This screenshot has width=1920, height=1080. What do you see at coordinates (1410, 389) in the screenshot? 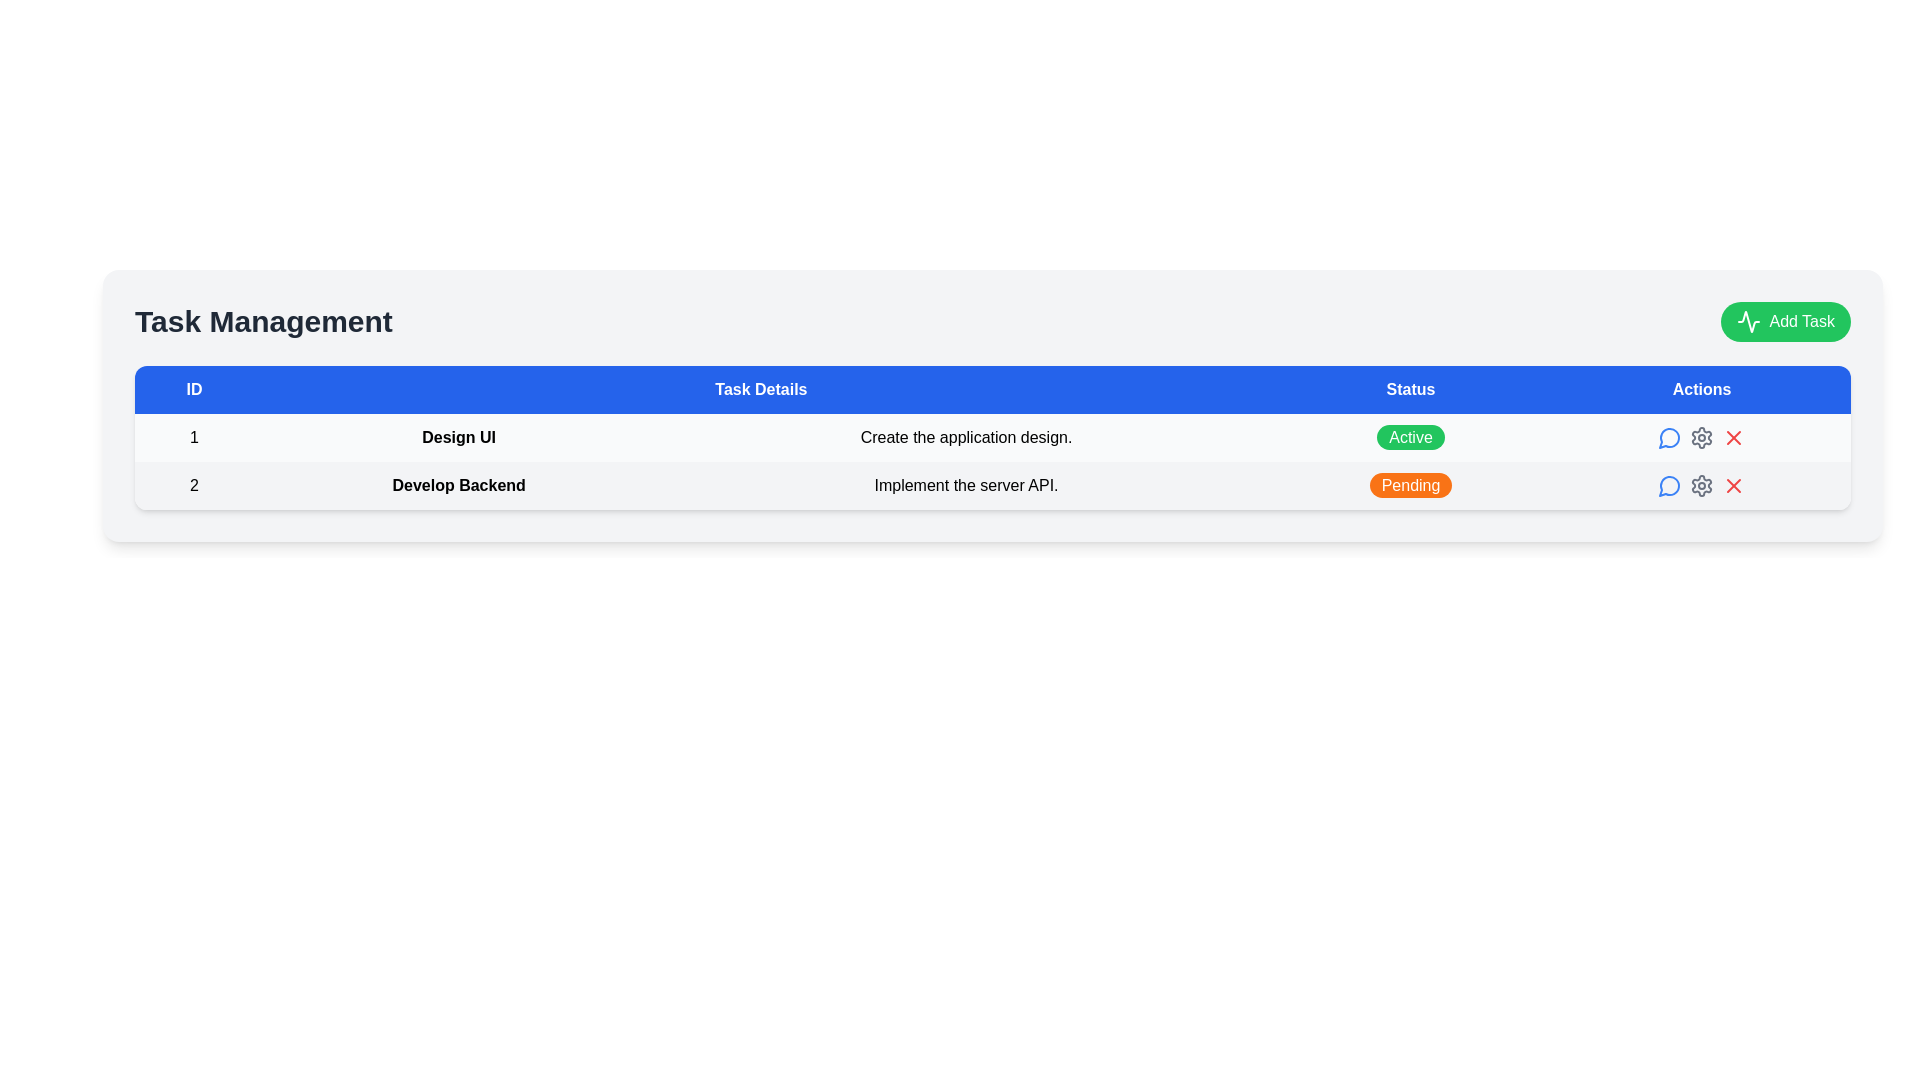
I see `the 'Status' column header cell in the table, which is the third header element among 'ID', 'Task Details', and 'Actions'` at bounding box center [1410, 389].